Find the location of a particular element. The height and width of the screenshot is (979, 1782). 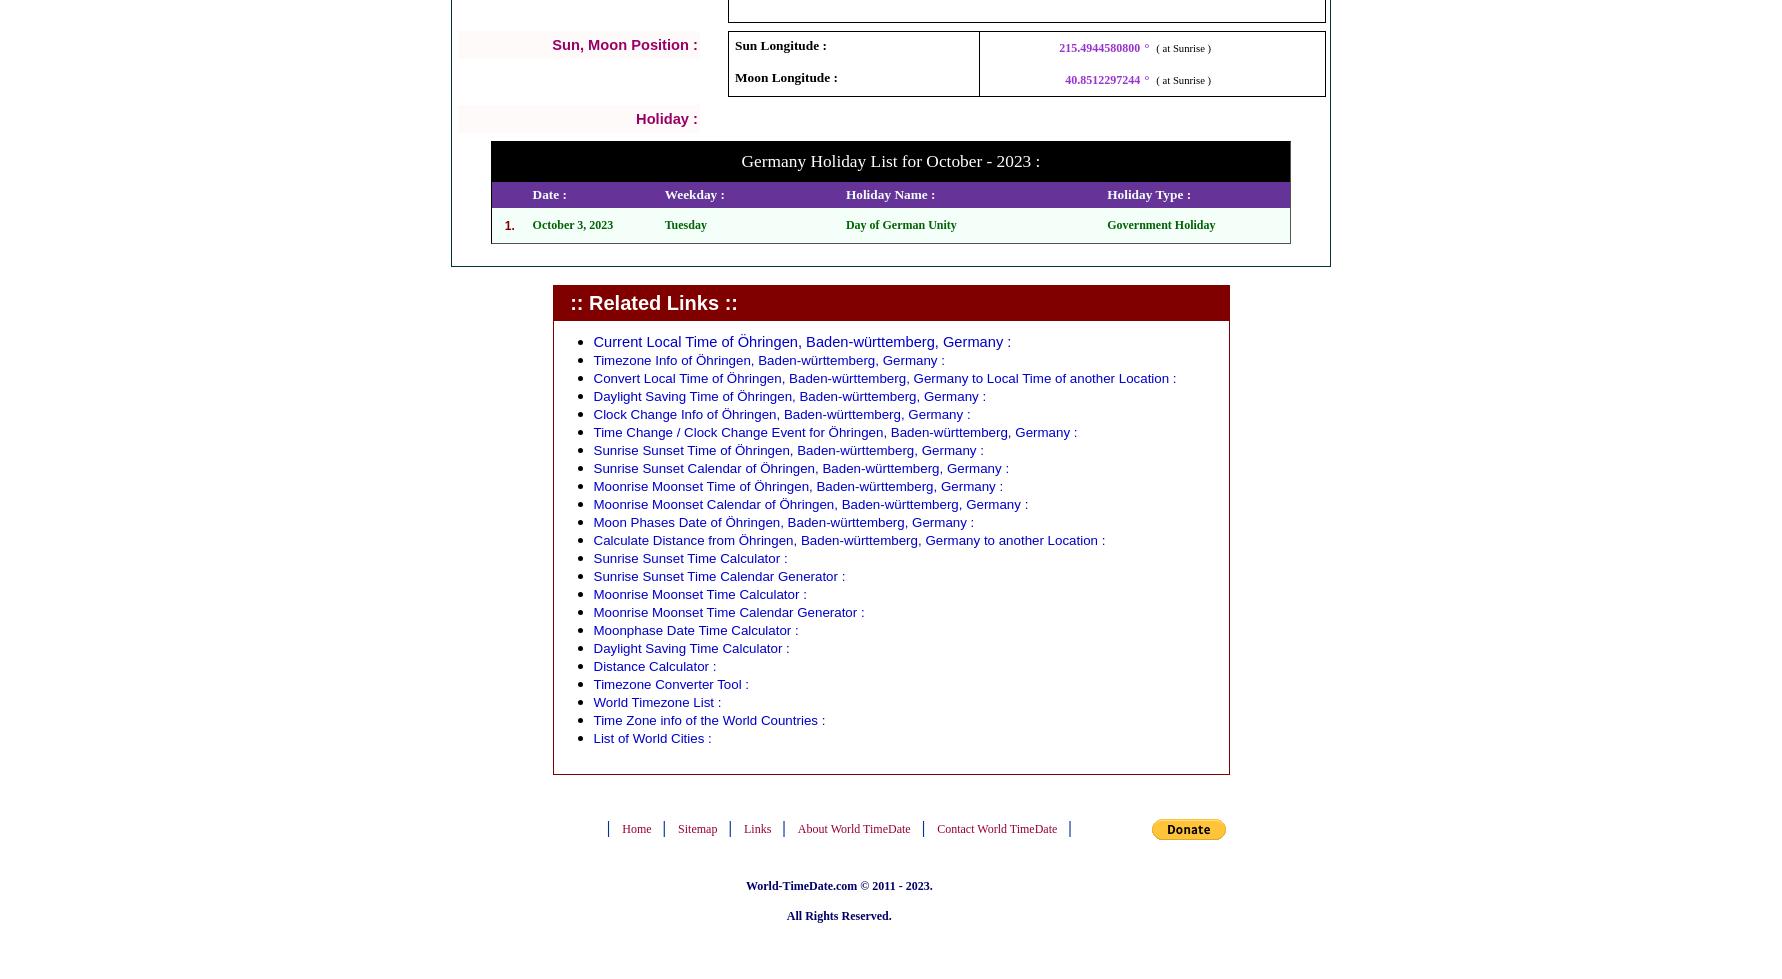

'Sunrise Sunset Time of Öhringen, Baden-württemberg, Germany :' is located at coordinates (788, 449).